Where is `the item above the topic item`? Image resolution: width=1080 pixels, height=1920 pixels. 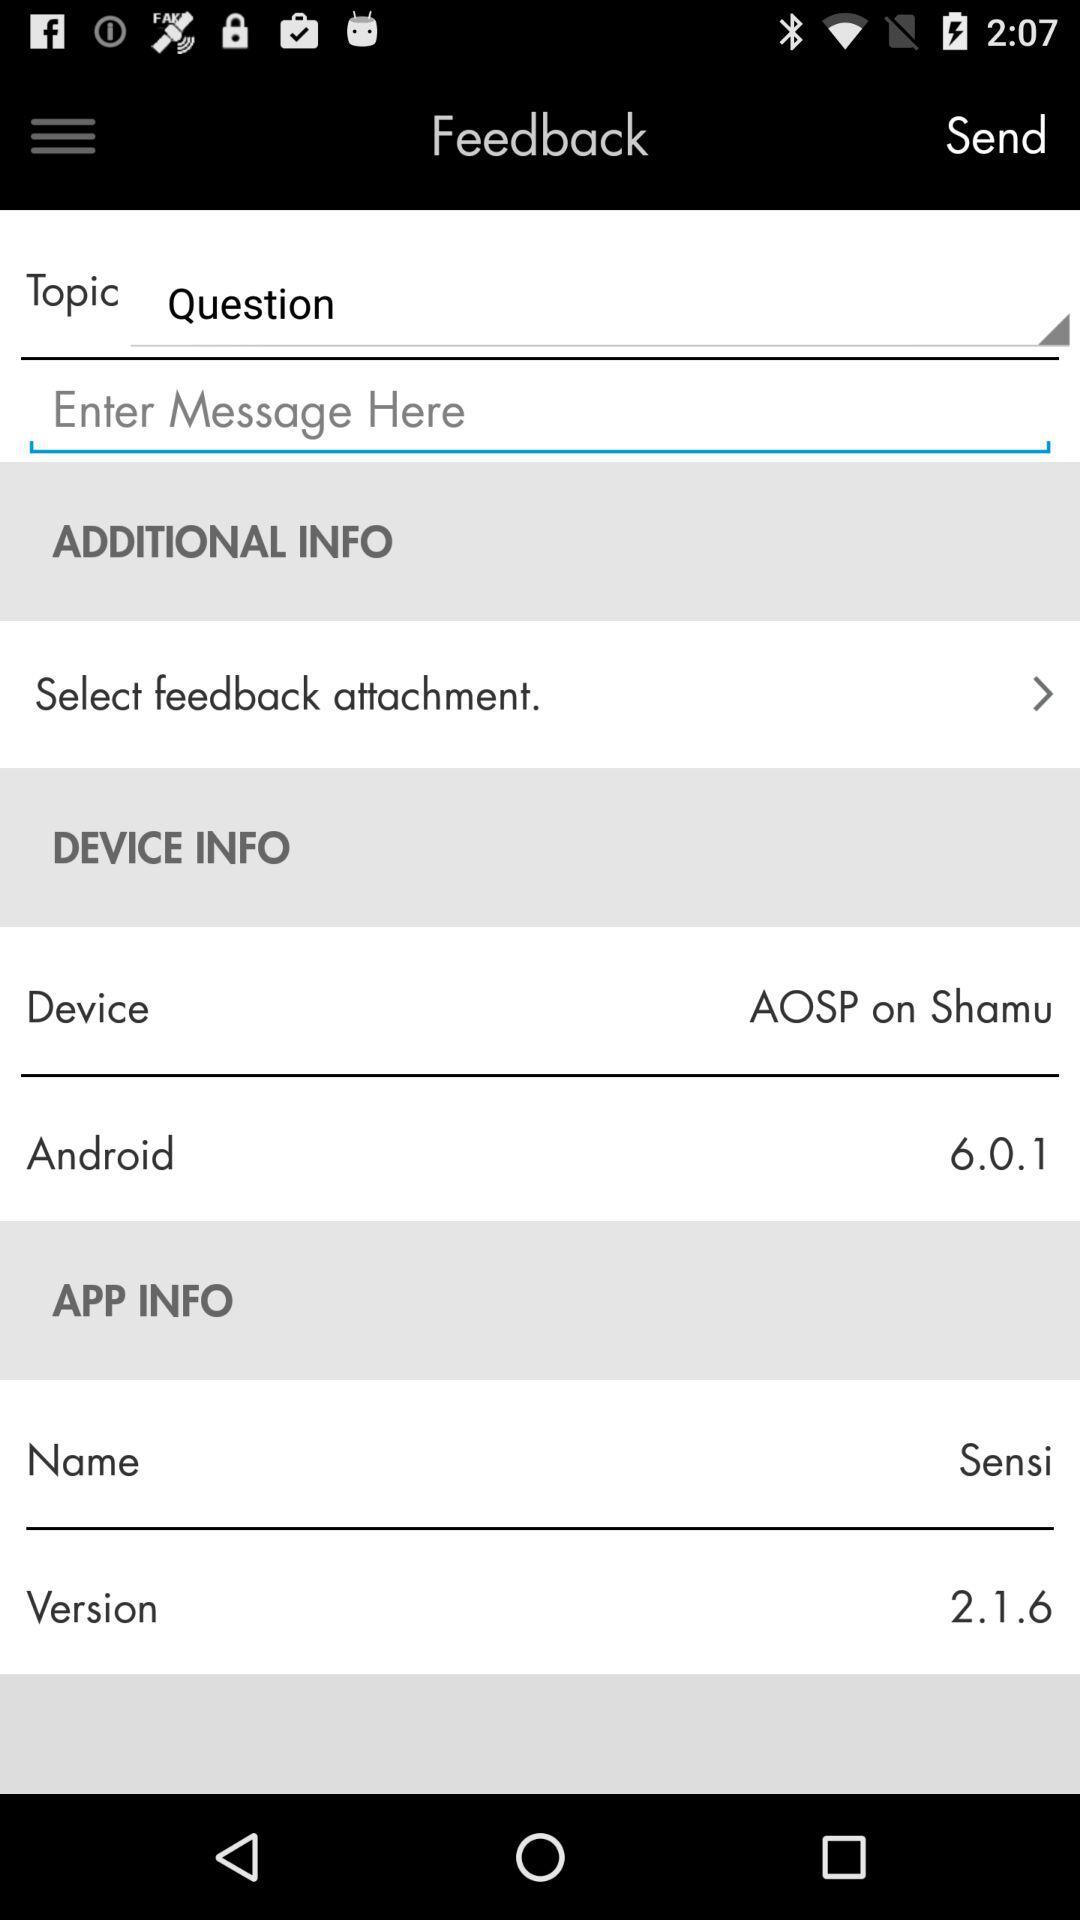
the item above the topic item is located at coordinates (61, 135).